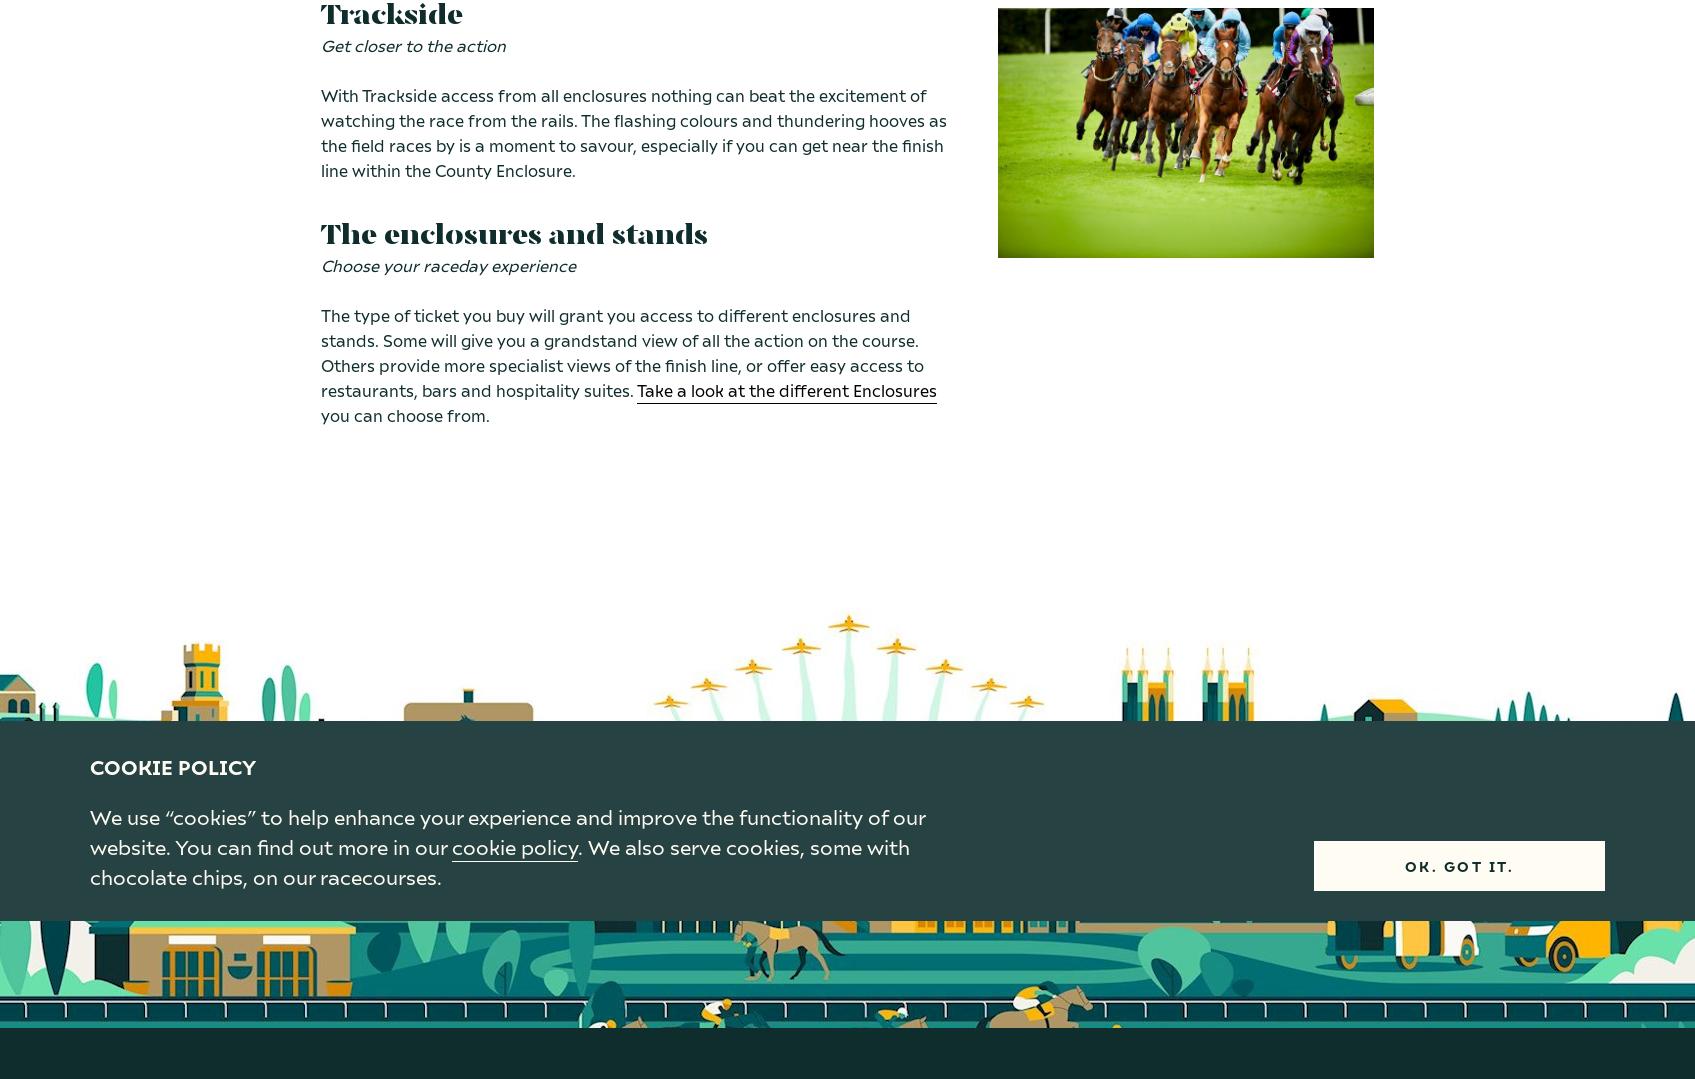 The height and width of the screenshot is (1079, 1695). Describe the element at coordinates (620, 352) in the screenshot. I see `'The type of ticket you buy will grant you access to different enclosures and stands. Some will give you a grandstand view of all the action on the course. Others provide more specialist views of the finish line, or offer easy access to restaurants, bars and hospitality suites.'` at that location.